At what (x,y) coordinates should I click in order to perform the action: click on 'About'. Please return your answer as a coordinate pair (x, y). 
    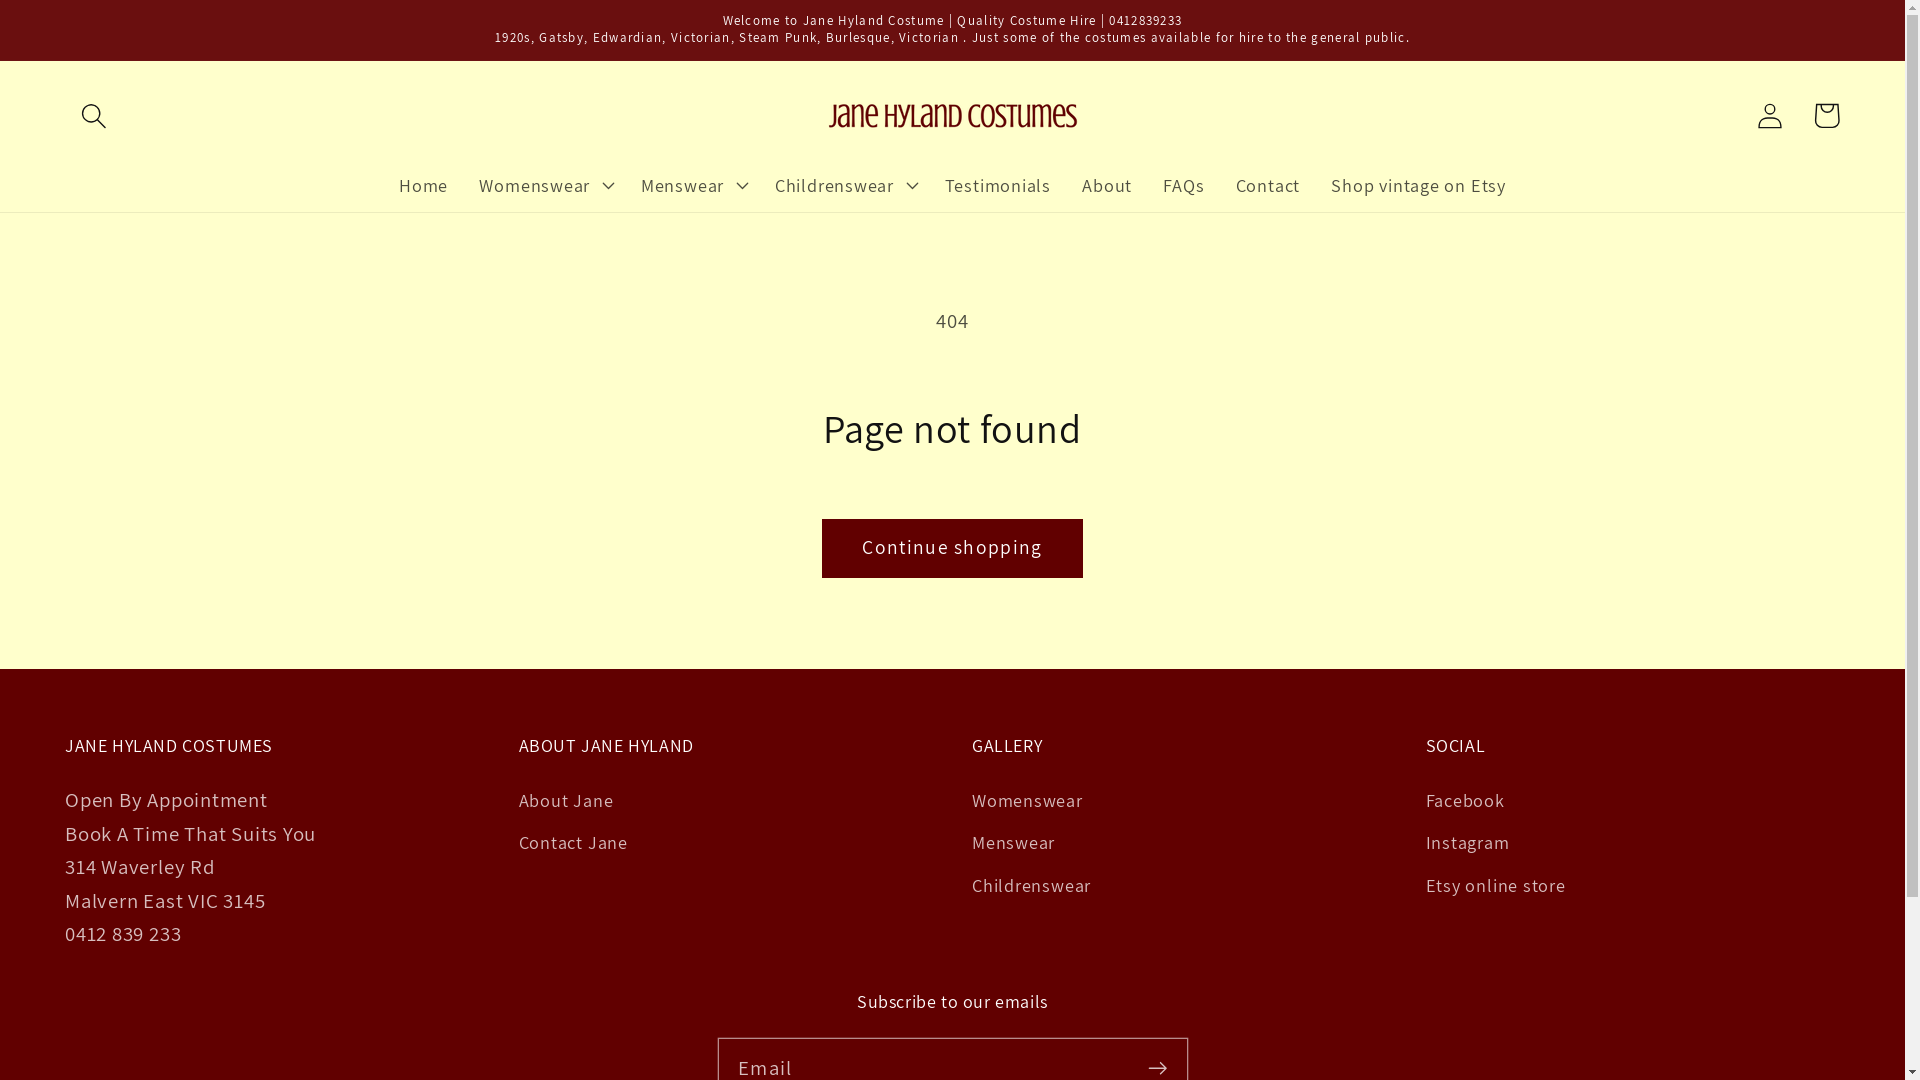
    Looking at the image, I should click on (1106, 185).